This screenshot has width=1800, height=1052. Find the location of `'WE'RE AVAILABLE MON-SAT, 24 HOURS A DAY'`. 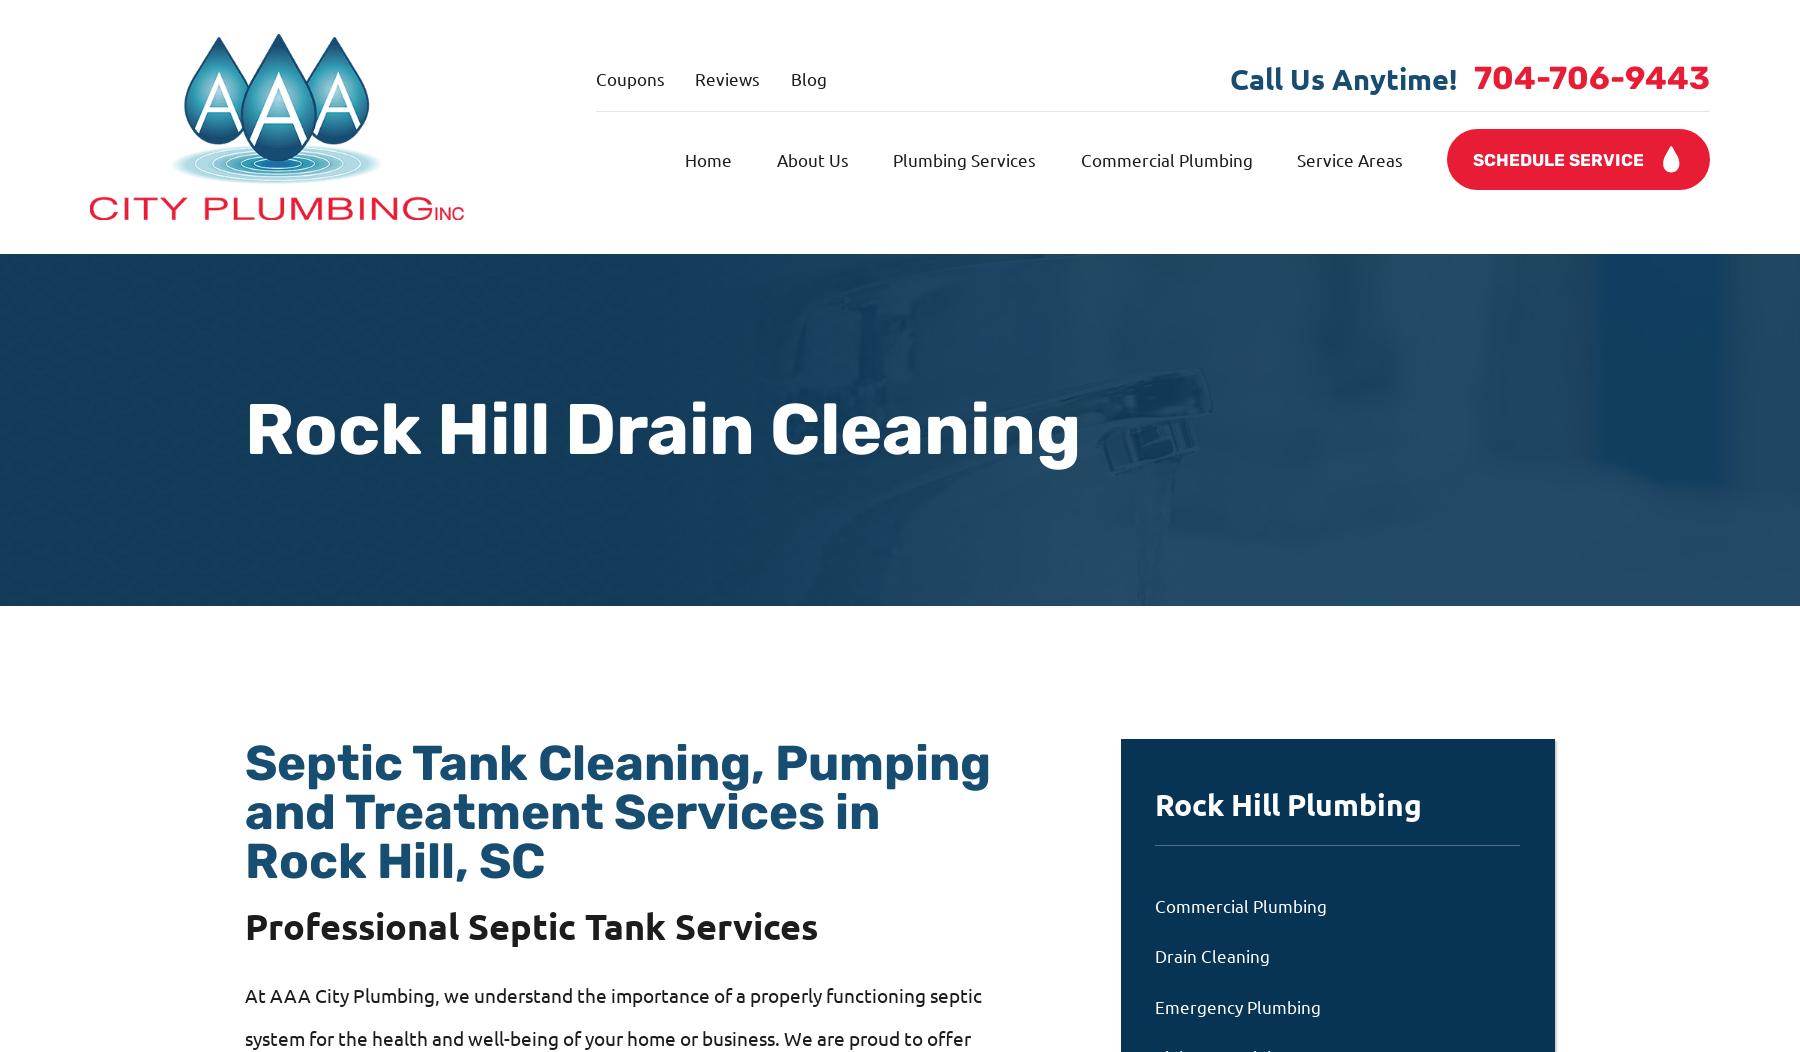

'WE'RE AVAILABLE MON-SAT, 24 HOURS A DAY' is located at coordinates (294, 867).